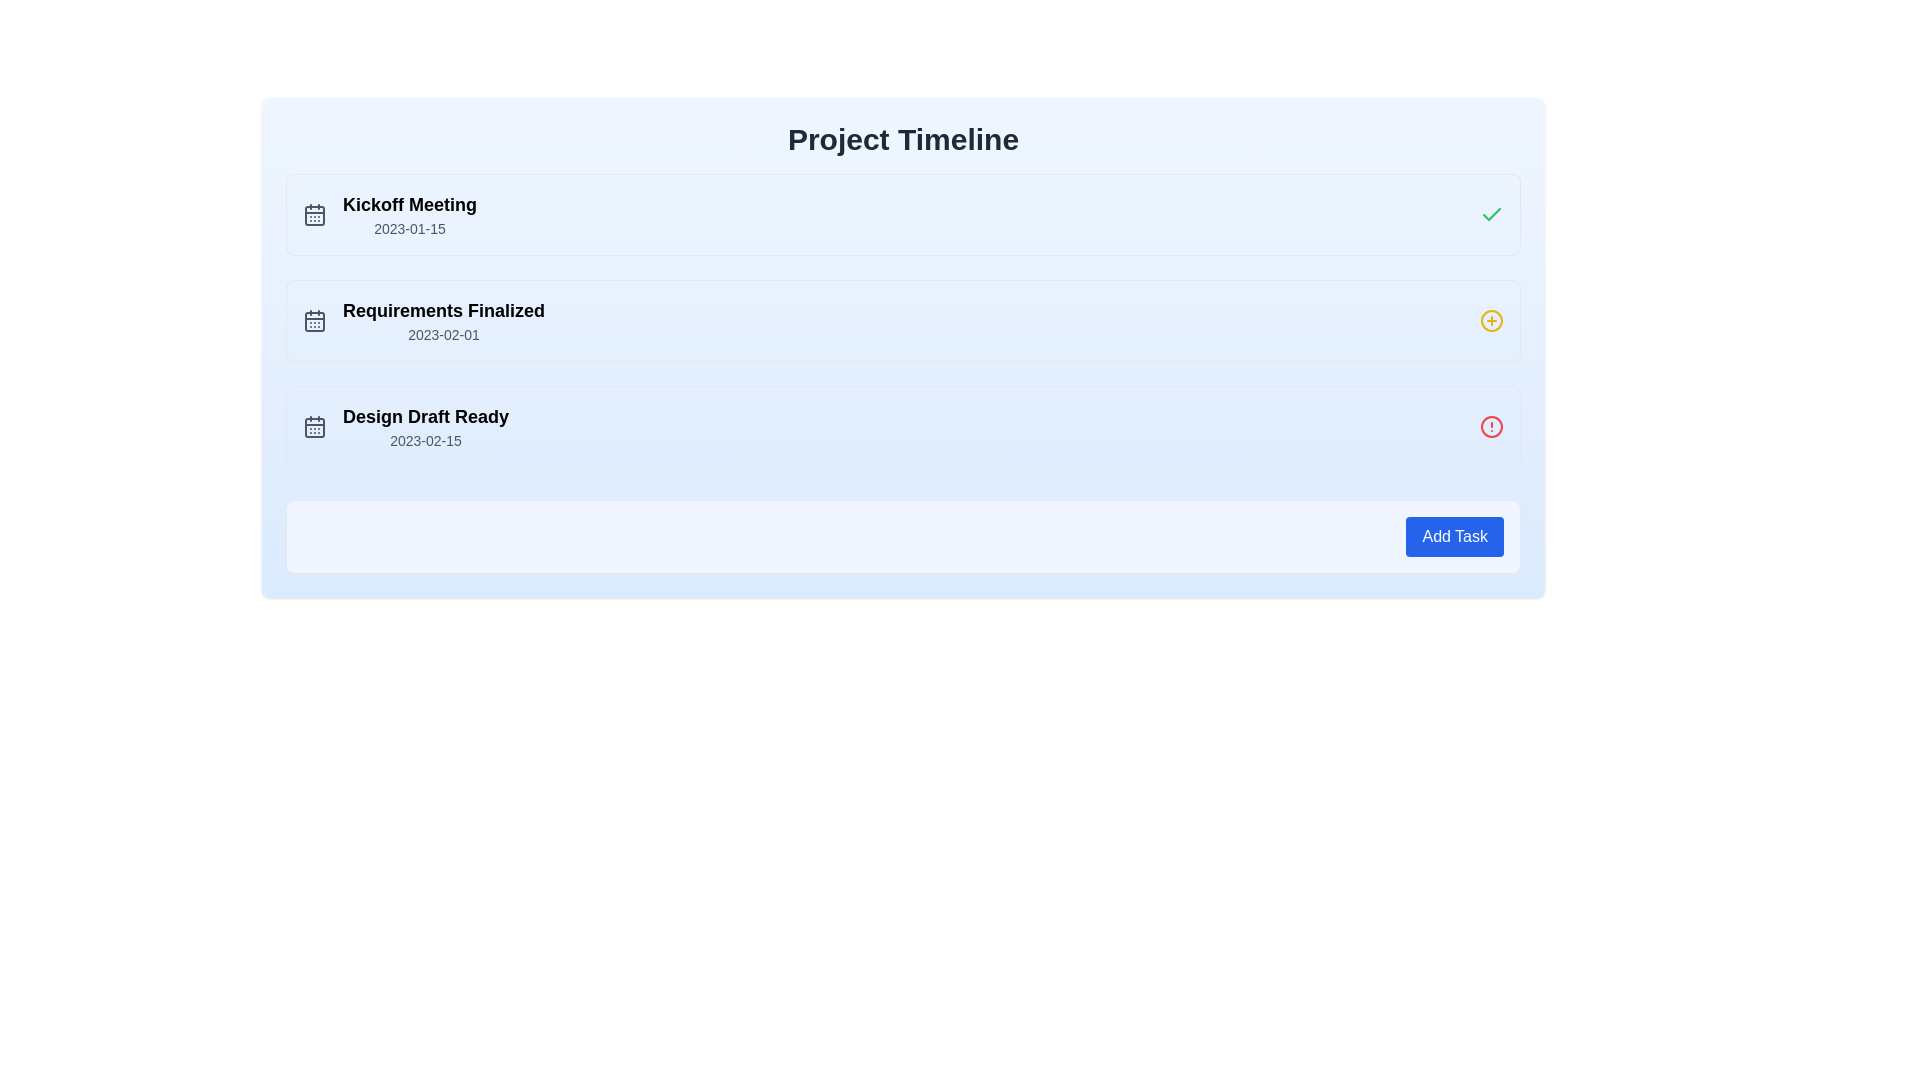 The height and width of the screenshot is (1080, 1920). I want to click on the third milestone marker in the project timeline that denotes 'Design Draft Ready', so click(902, 426).